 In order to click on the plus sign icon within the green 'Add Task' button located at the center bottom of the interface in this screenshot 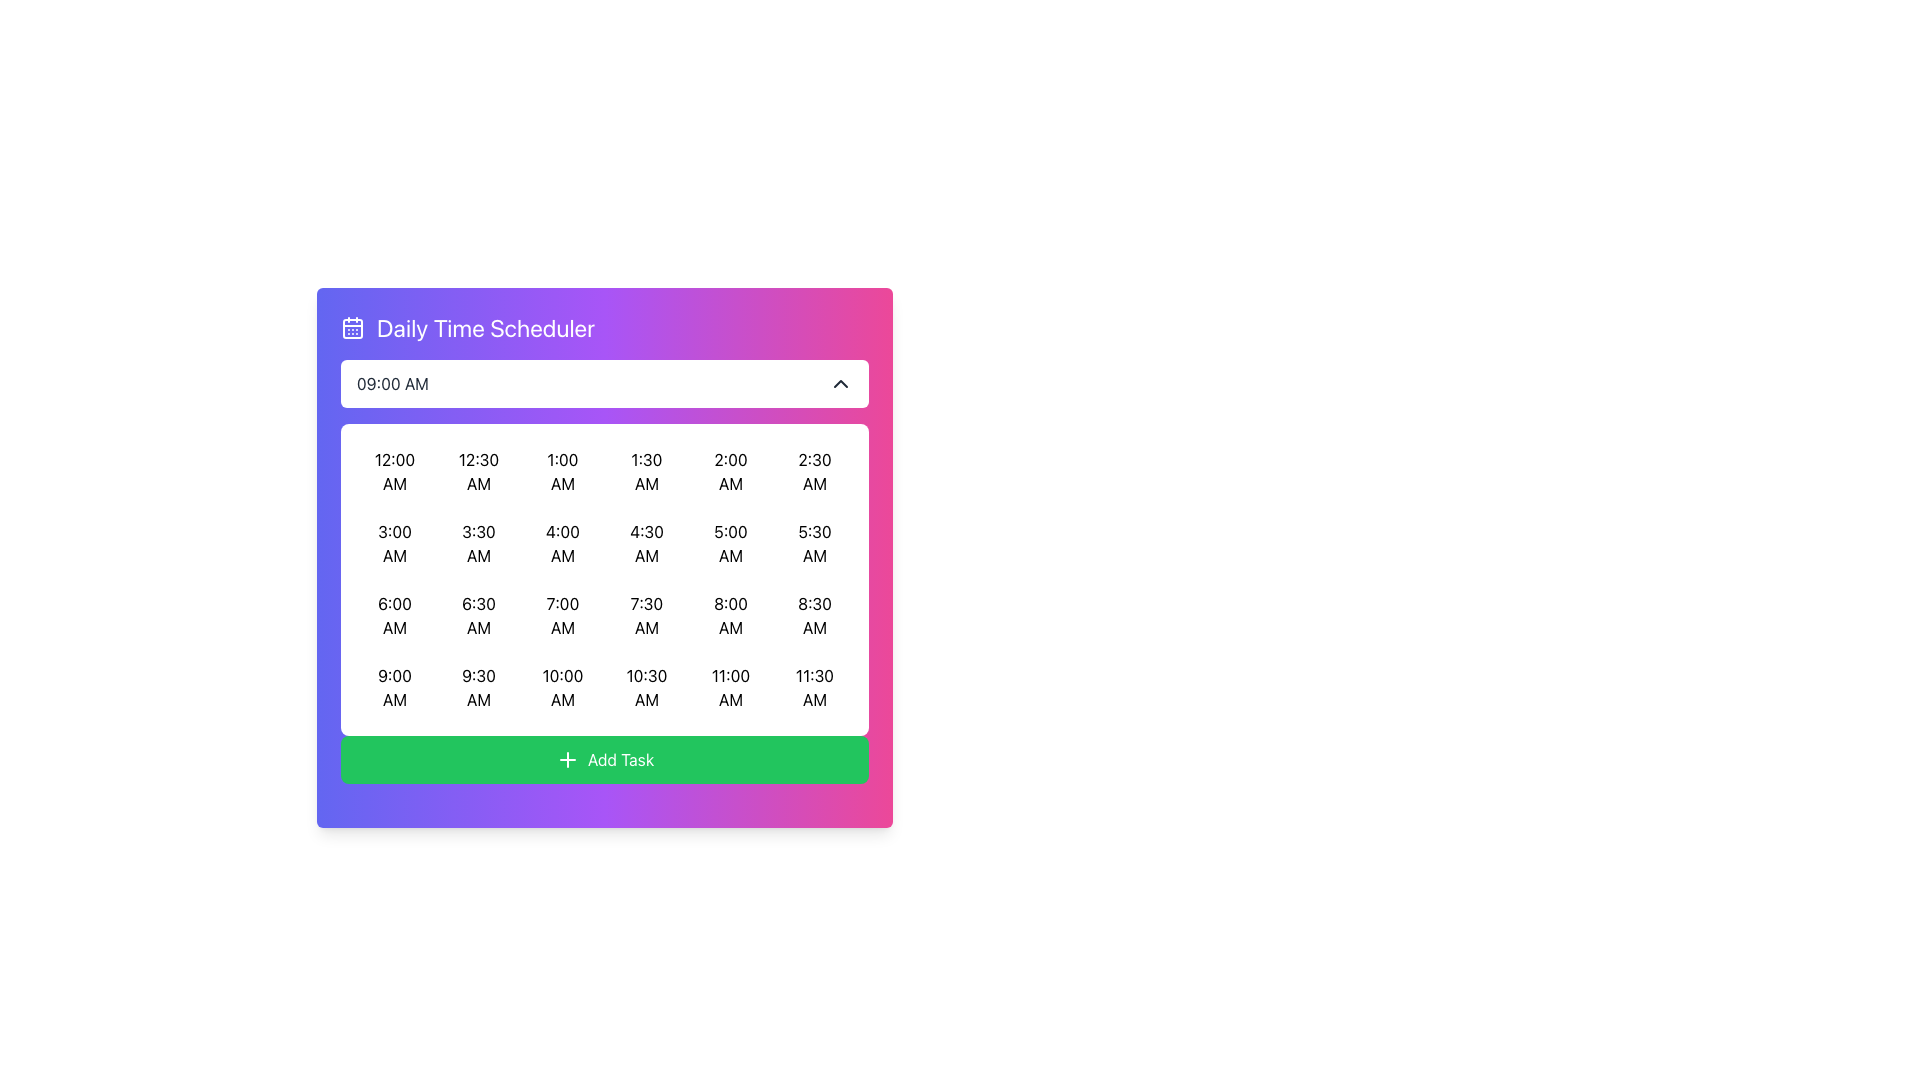, I will do `click(566, 759)`.